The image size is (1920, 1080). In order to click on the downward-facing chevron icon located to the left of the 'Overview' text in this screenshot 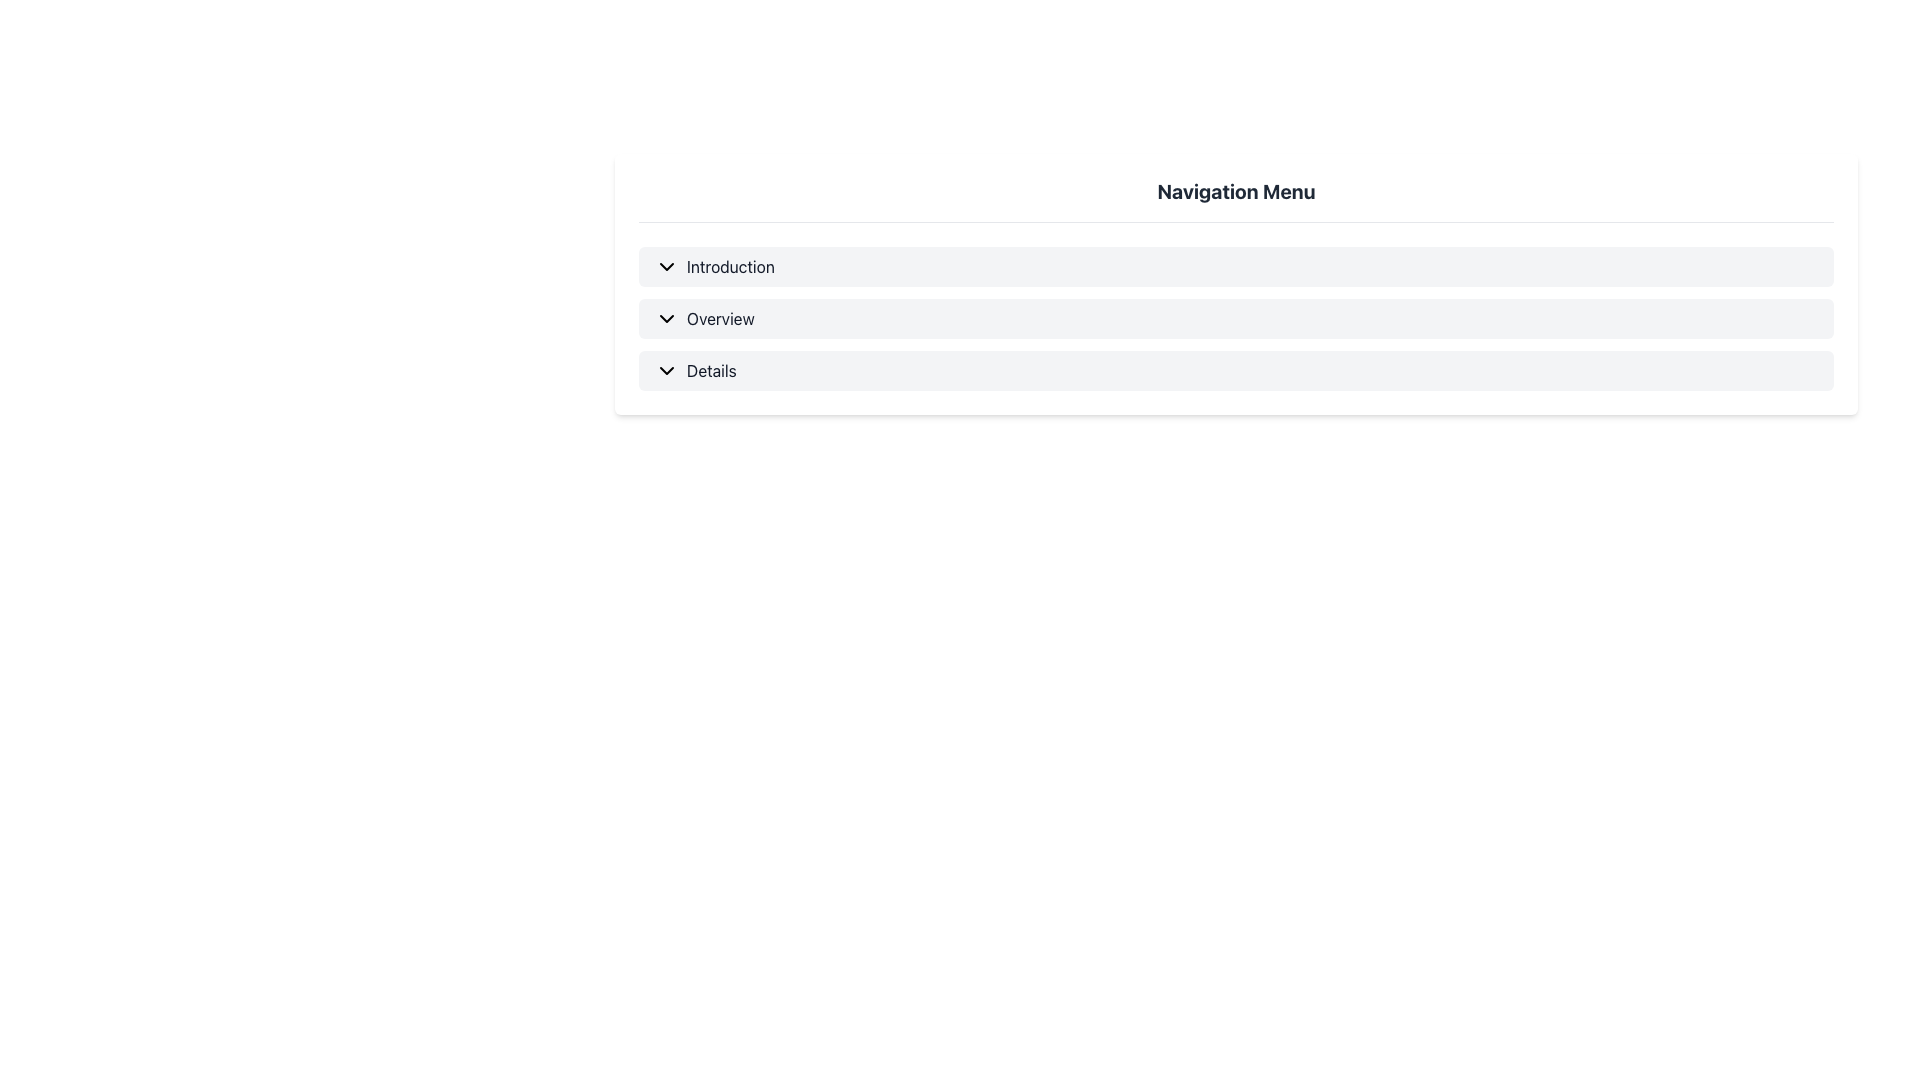, I will do `click(667, 318)`.